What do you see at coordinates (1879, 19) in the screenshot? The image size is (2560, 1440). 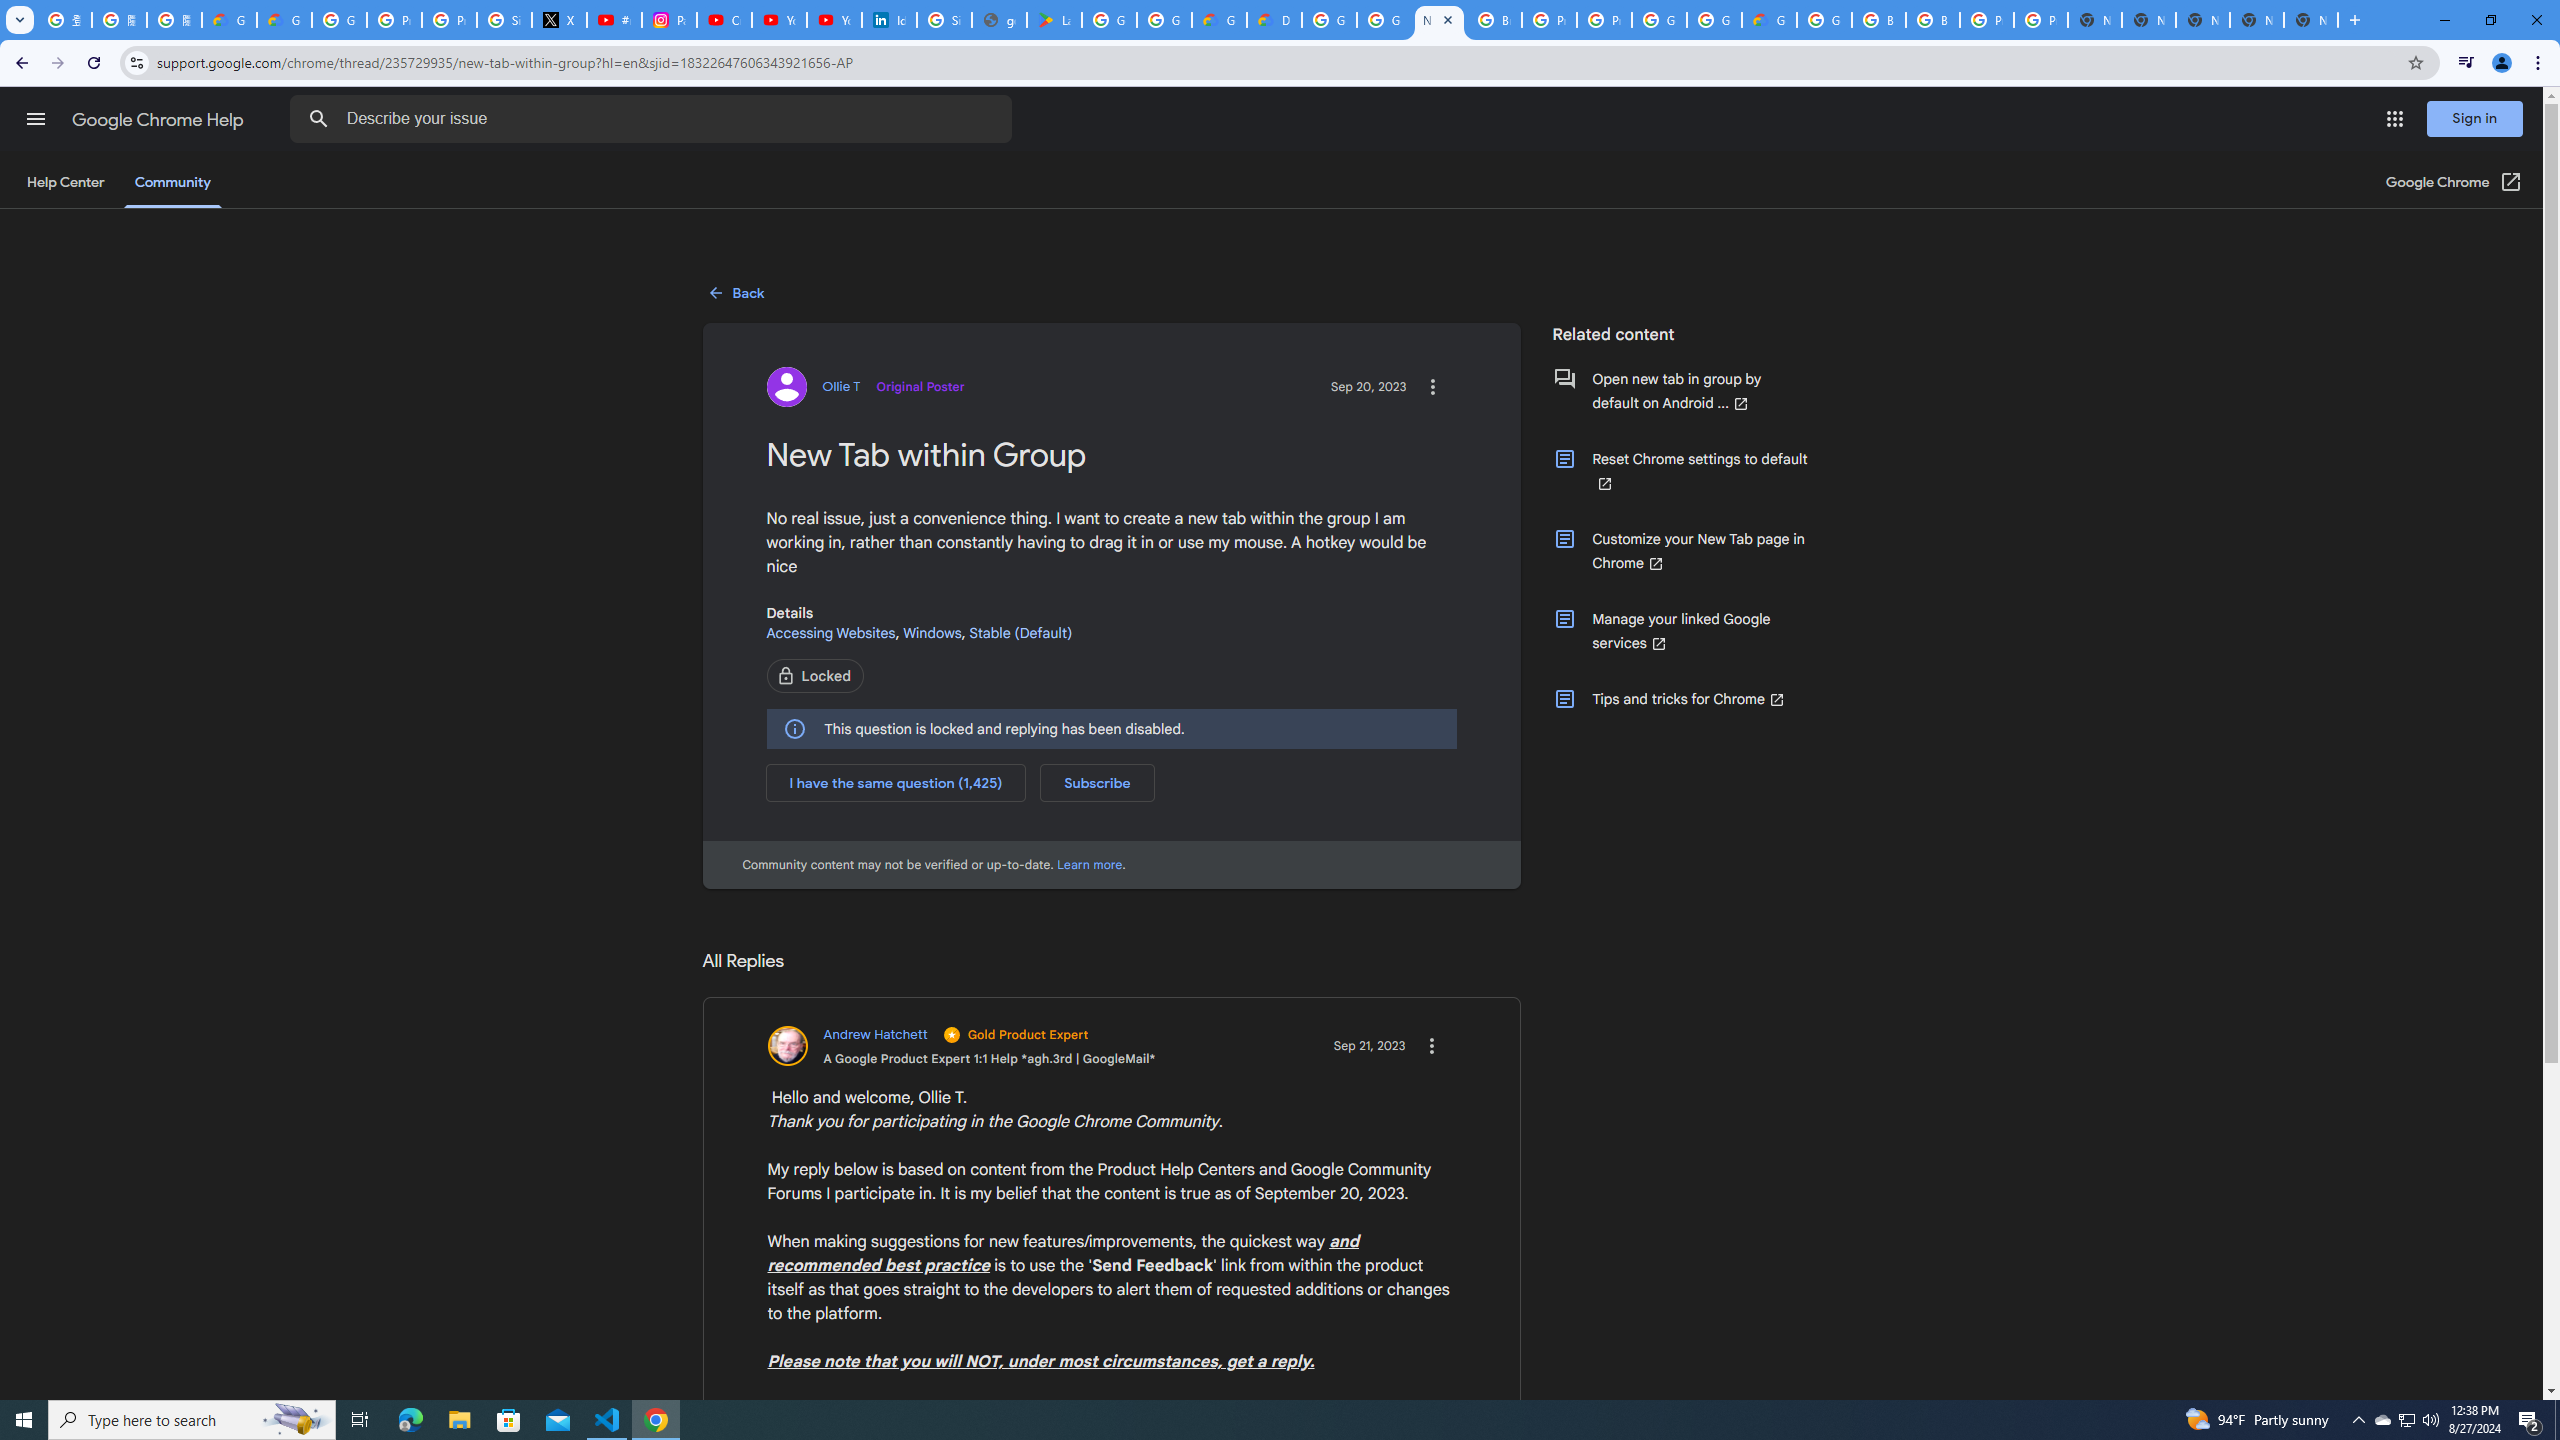 I see `'Browse Chrome as a guest - Computer - Google Chrome Help'` at bounding box center [1879, 19].